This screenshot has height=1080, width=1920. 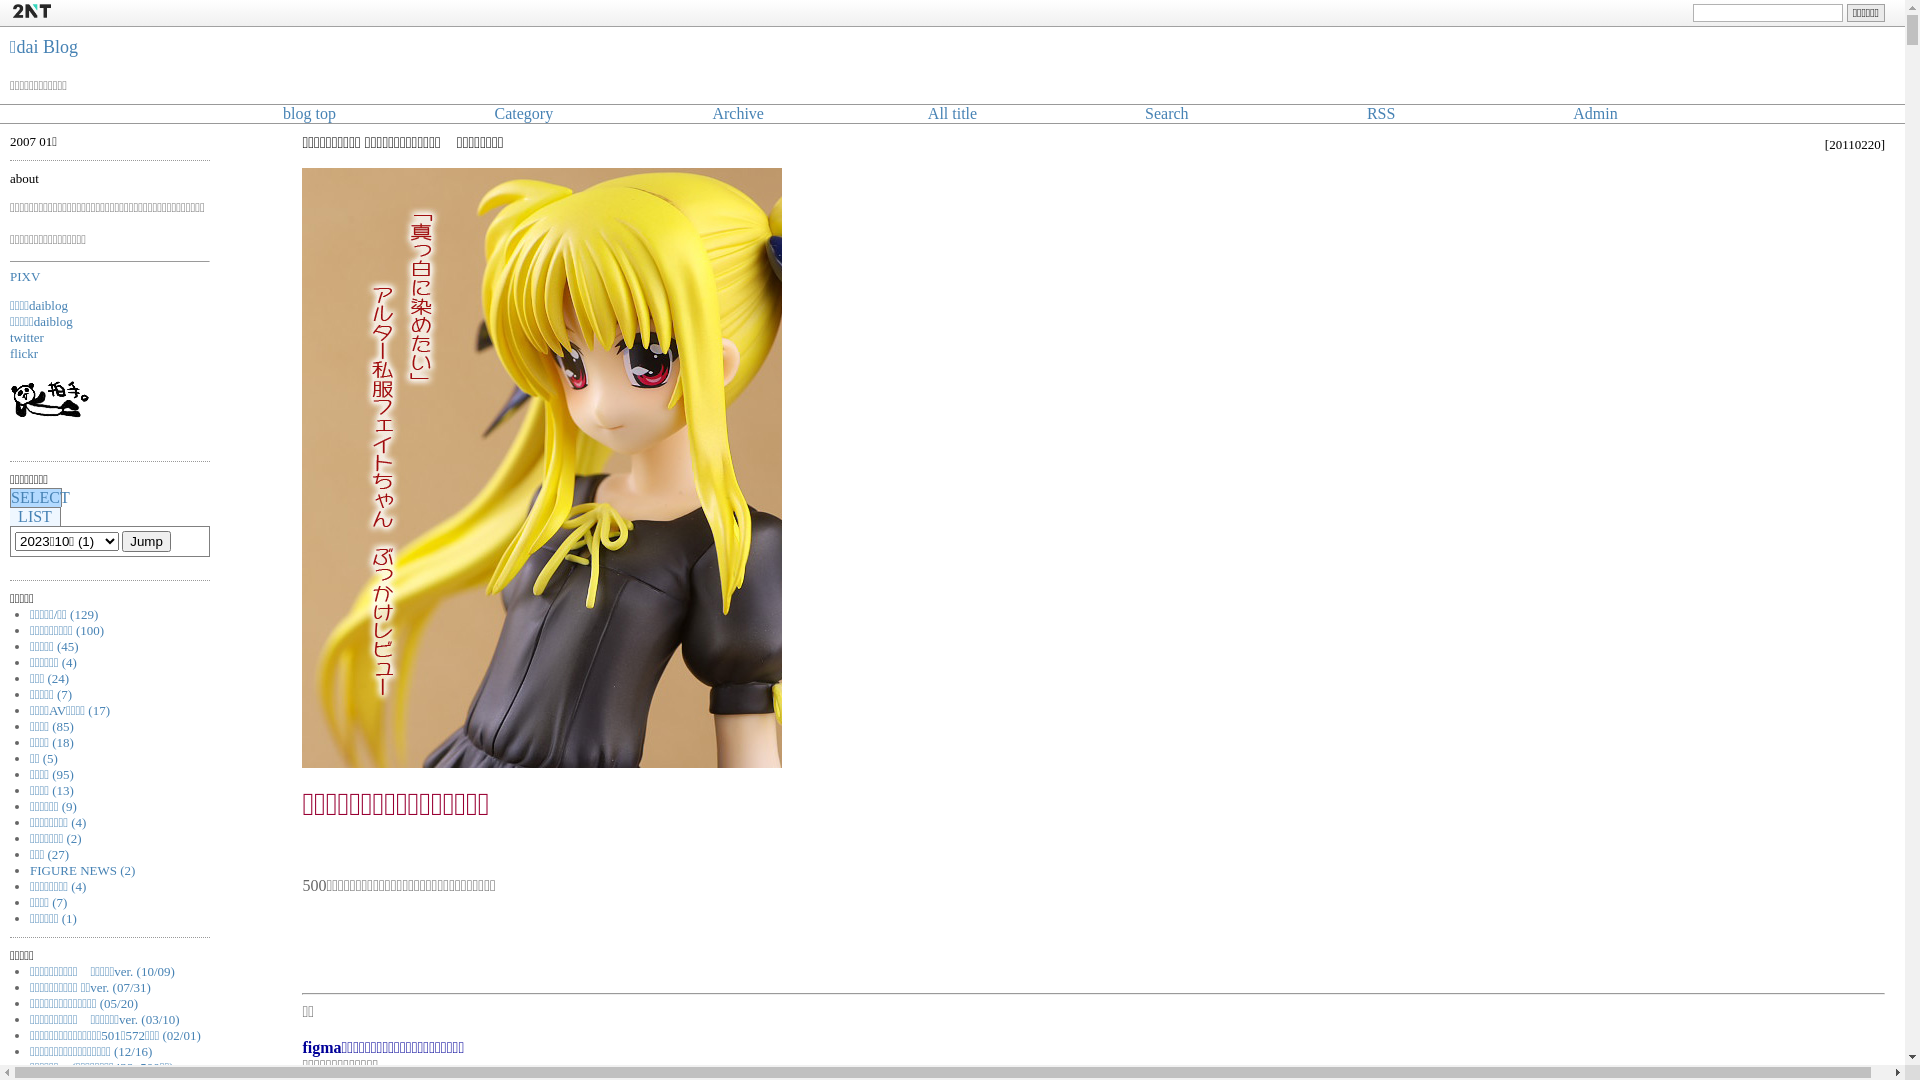 What do you see at coordinates (81, 869) in the screenshot?
I see `'FIGURE NEWS (2)'` at bounding box center [81, 869].